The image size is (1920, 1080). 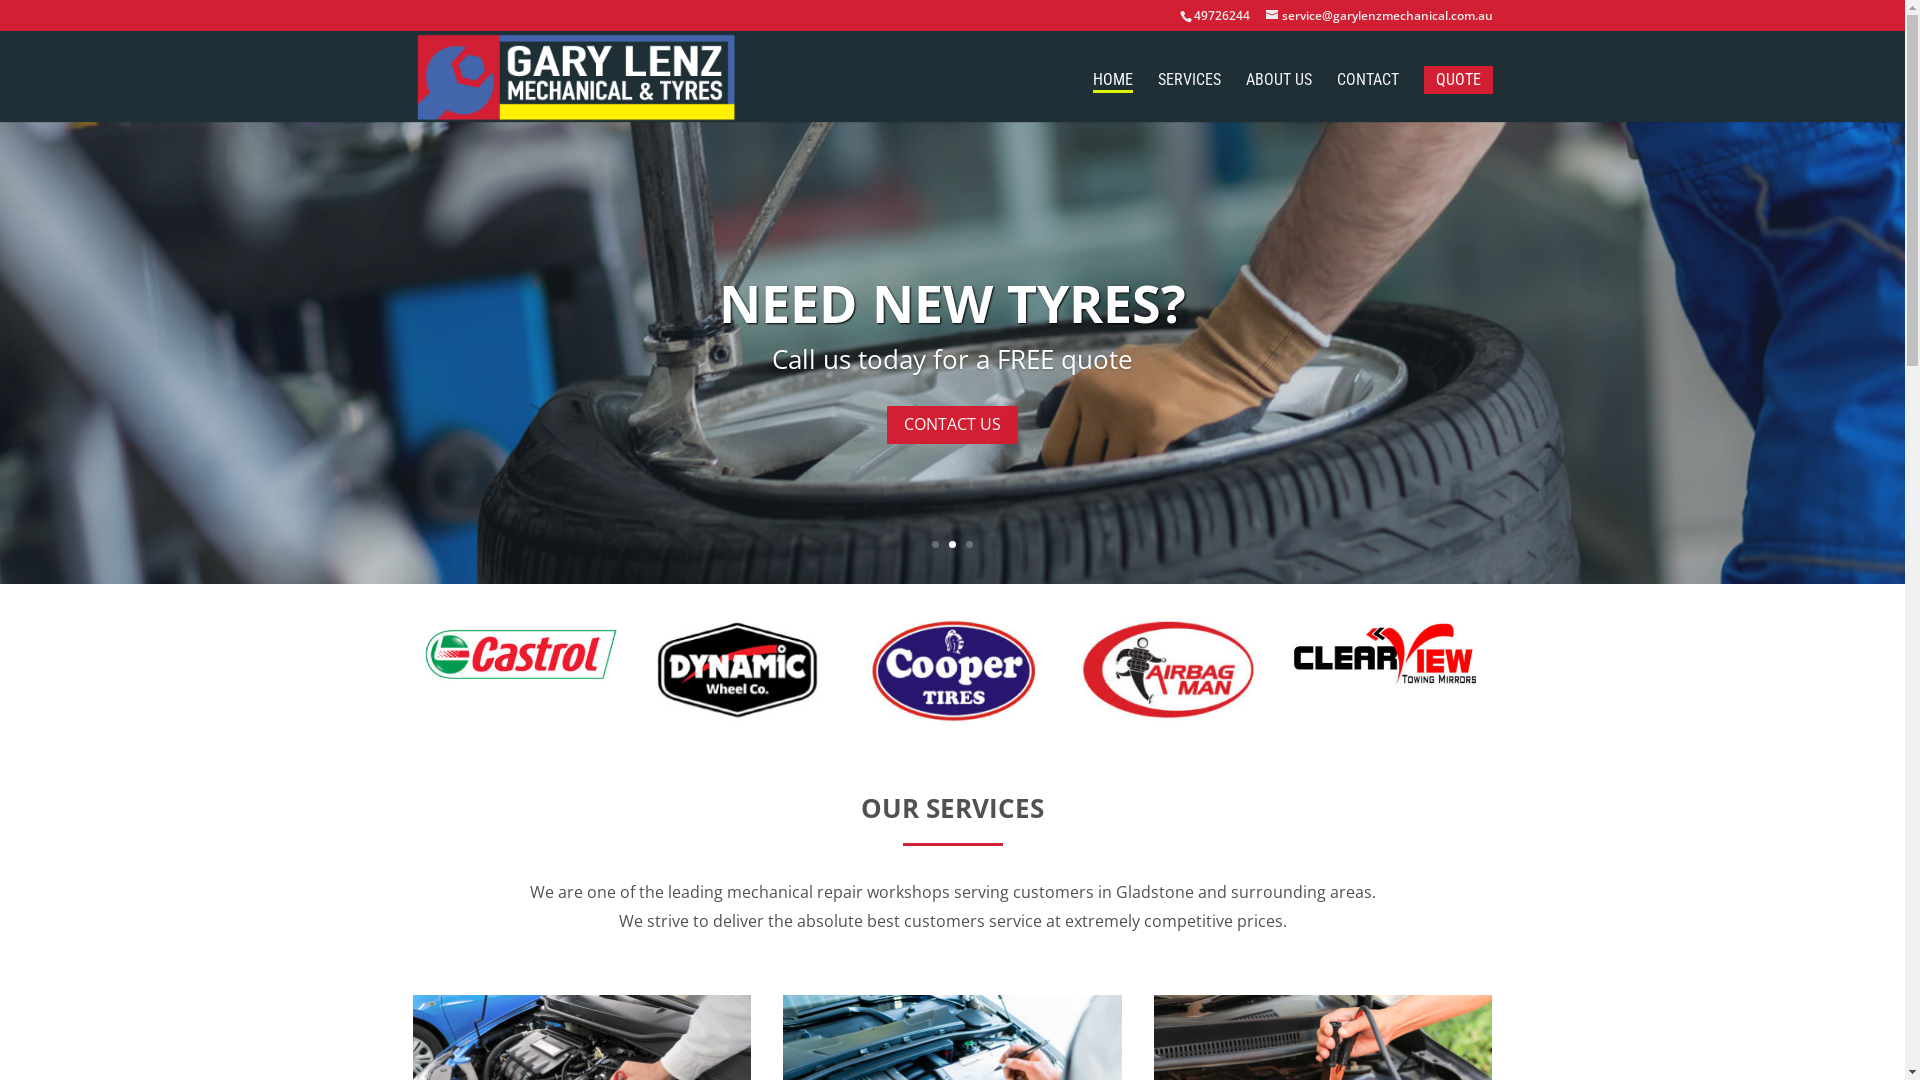 I want to click on 'CONTACT US', so click(x=951, y=424).